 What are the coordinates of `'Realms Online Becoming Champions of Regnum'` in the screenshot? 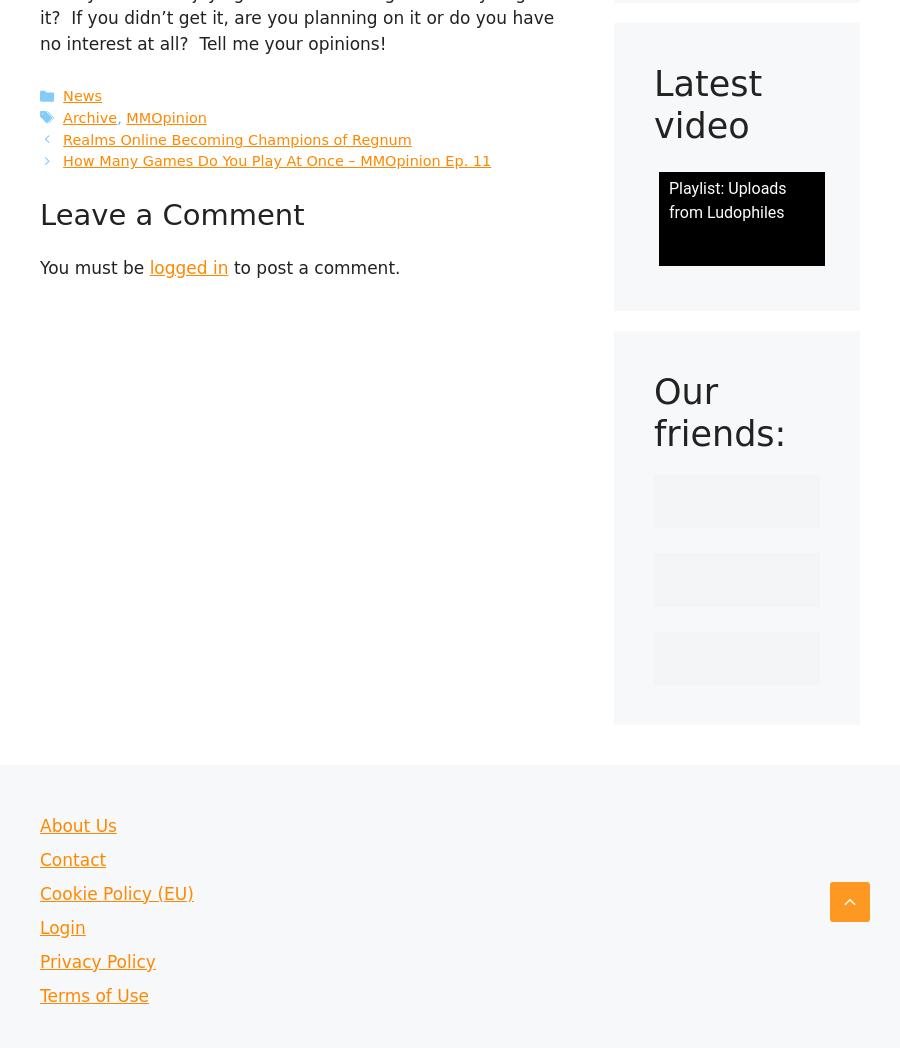 It's located at (235, 138).